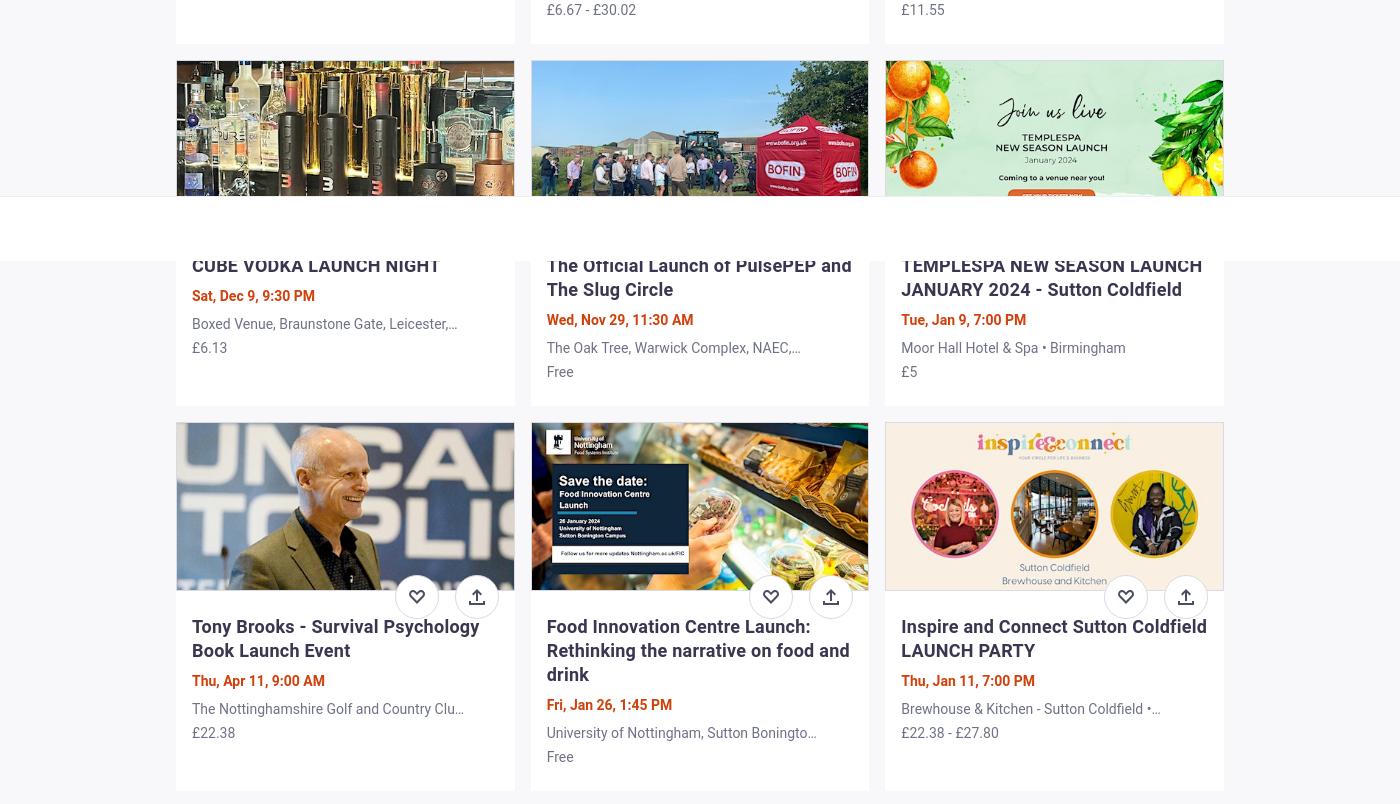  I want to click on 'Boxed Venue, Braunstone Gate, Leicester, UK • Leicester', so click(320, 333).